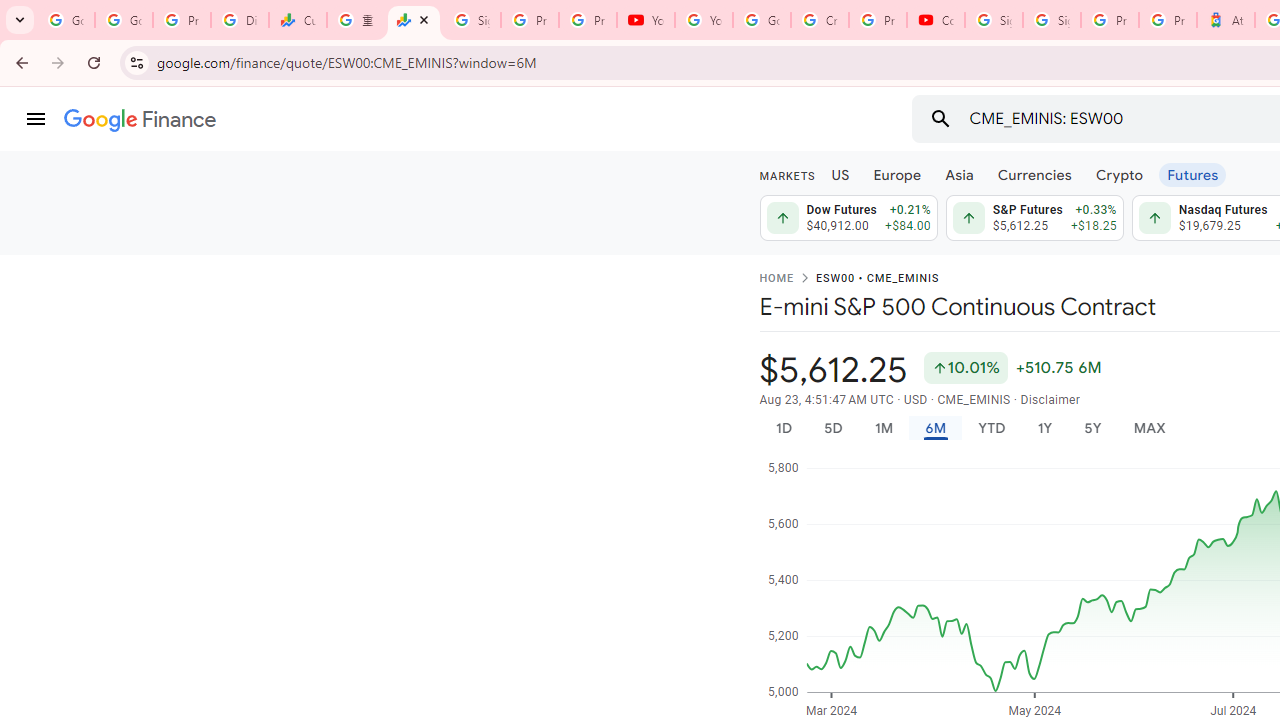  What do you see at coordinates (1091, 427) in the screenshot?
I see `'5Y'` at bounding box center [1091, 427].